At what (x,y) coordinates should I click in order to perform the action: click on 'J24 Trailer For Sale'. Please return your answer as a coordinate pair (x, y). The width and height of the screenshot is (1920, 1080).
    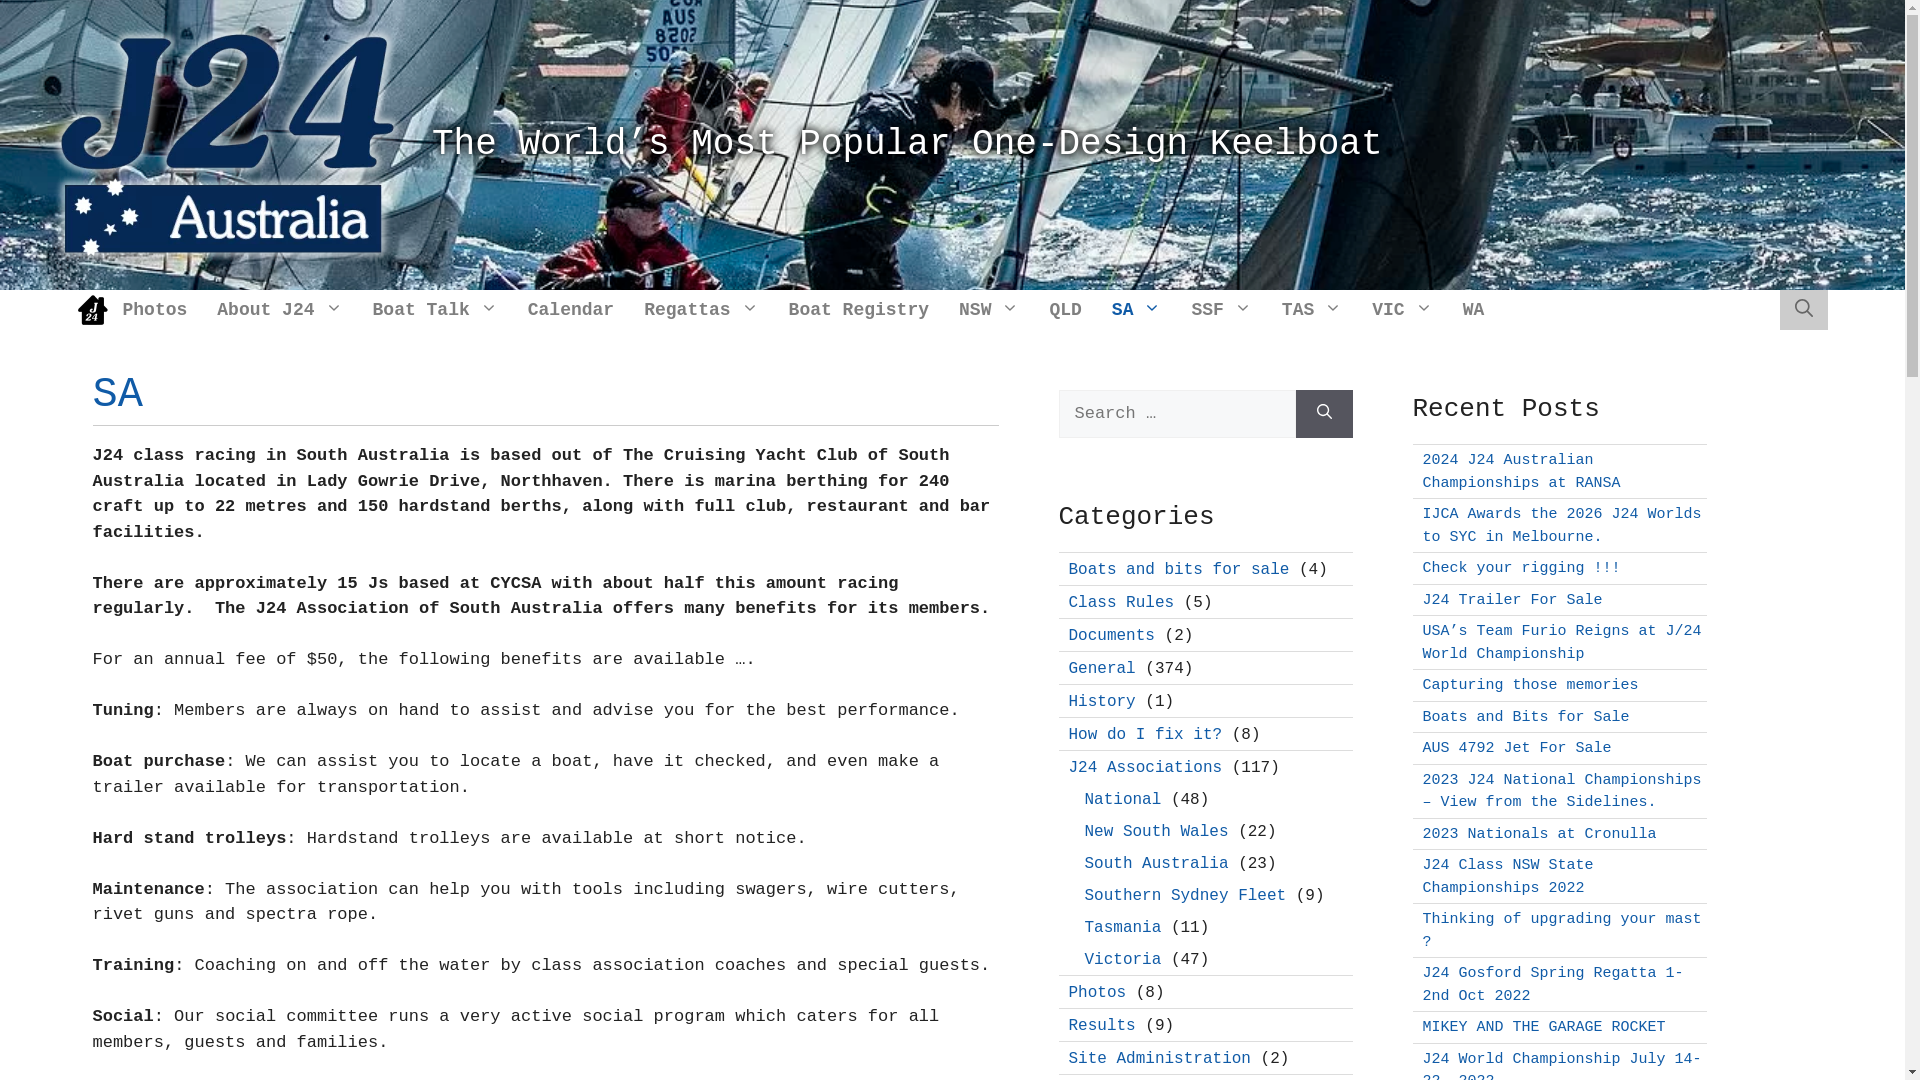
    Looking at the image, I should click on (1512, 599).